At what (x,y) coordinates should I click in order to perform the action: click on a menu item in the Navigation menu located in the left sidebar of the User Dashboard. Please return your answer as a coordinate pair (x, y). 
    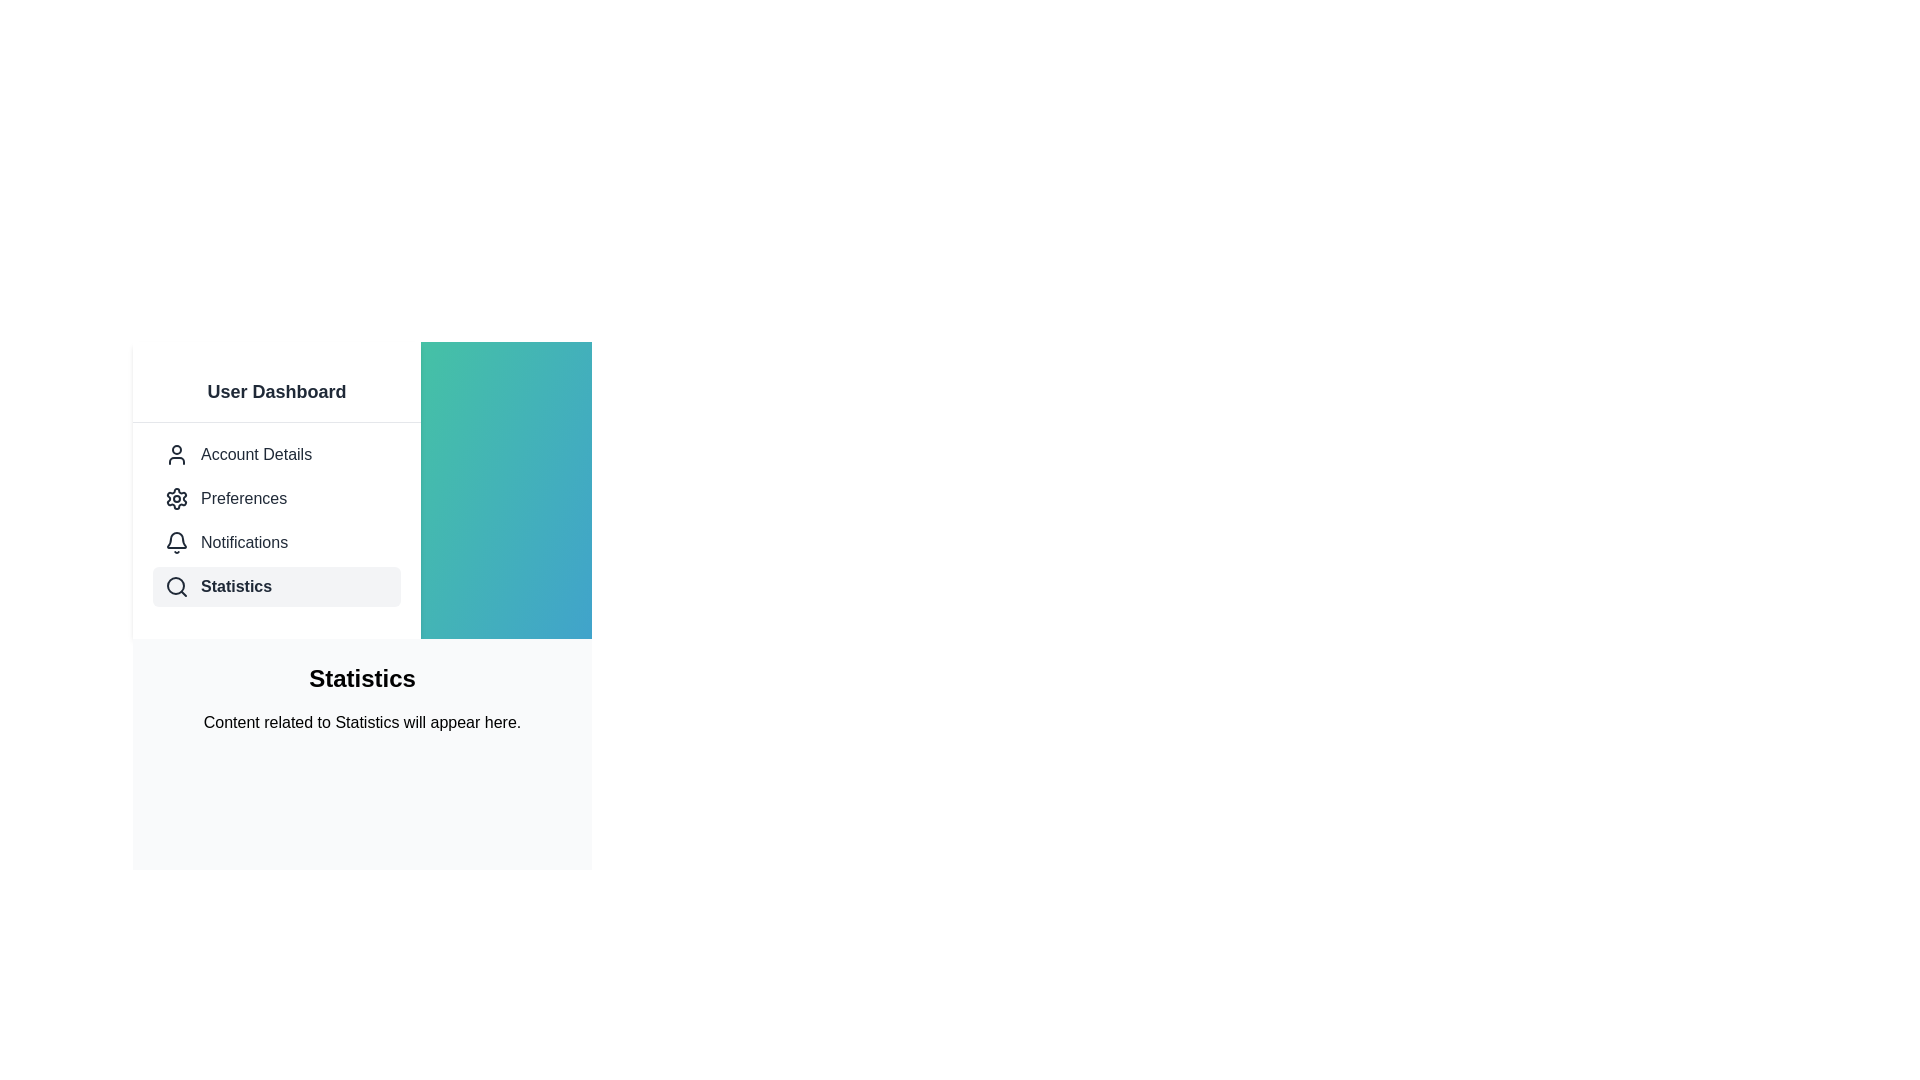
    Looking at the image, I should click on (276, 519).